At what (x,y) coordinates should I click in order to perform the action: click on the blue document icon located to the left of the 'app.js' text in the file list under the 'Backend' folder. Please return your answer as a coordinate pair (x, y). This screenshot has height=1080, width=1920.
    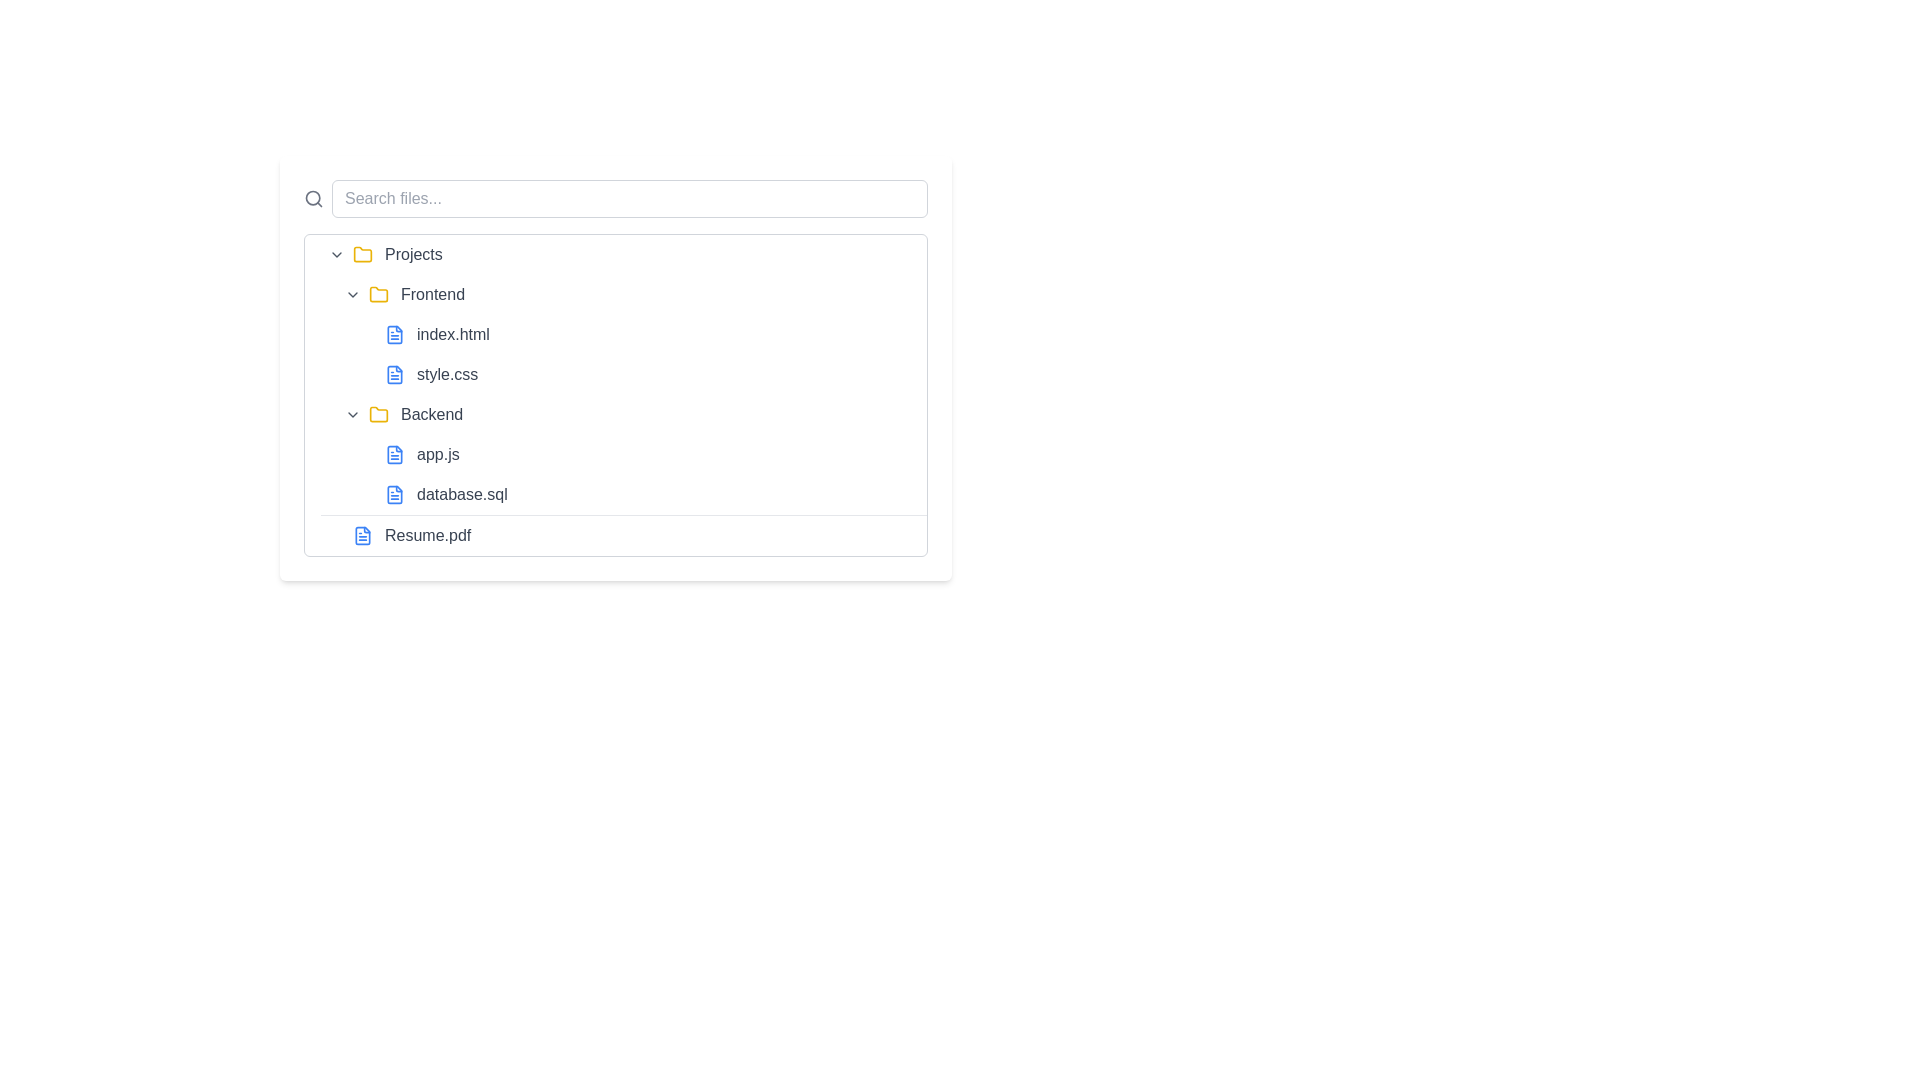
    Looking at the image, I should click on (394, 455).